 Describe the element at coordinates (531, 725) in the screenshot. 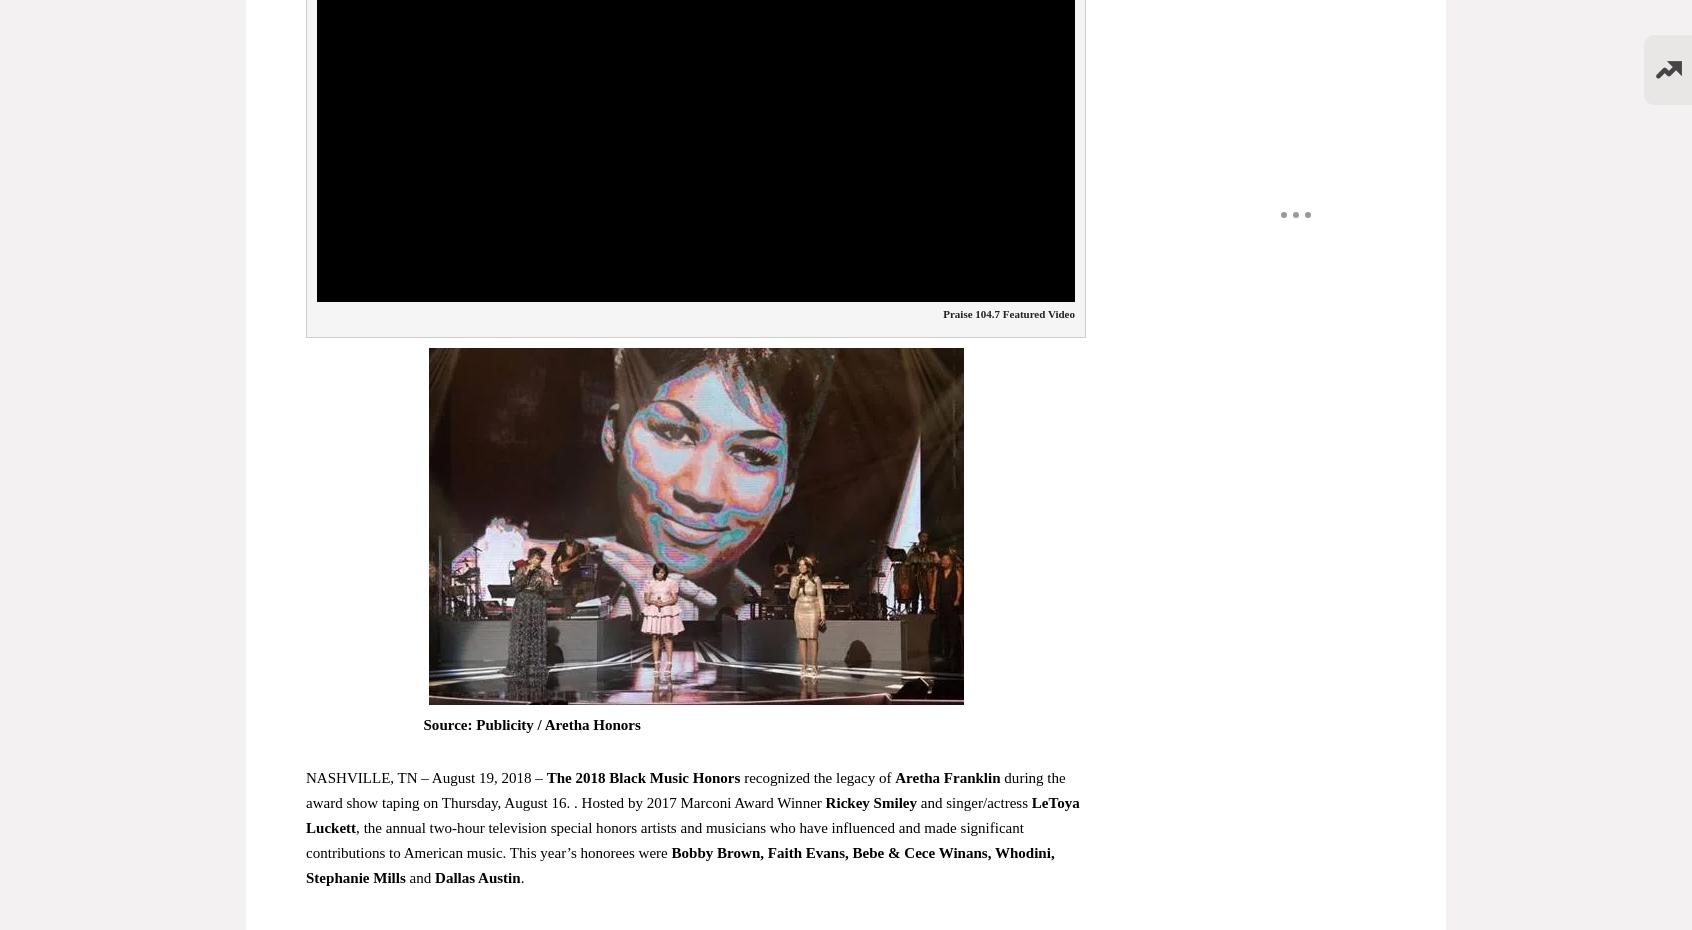

I see `'Source: Publicity / Aretha Honors'` at that location.